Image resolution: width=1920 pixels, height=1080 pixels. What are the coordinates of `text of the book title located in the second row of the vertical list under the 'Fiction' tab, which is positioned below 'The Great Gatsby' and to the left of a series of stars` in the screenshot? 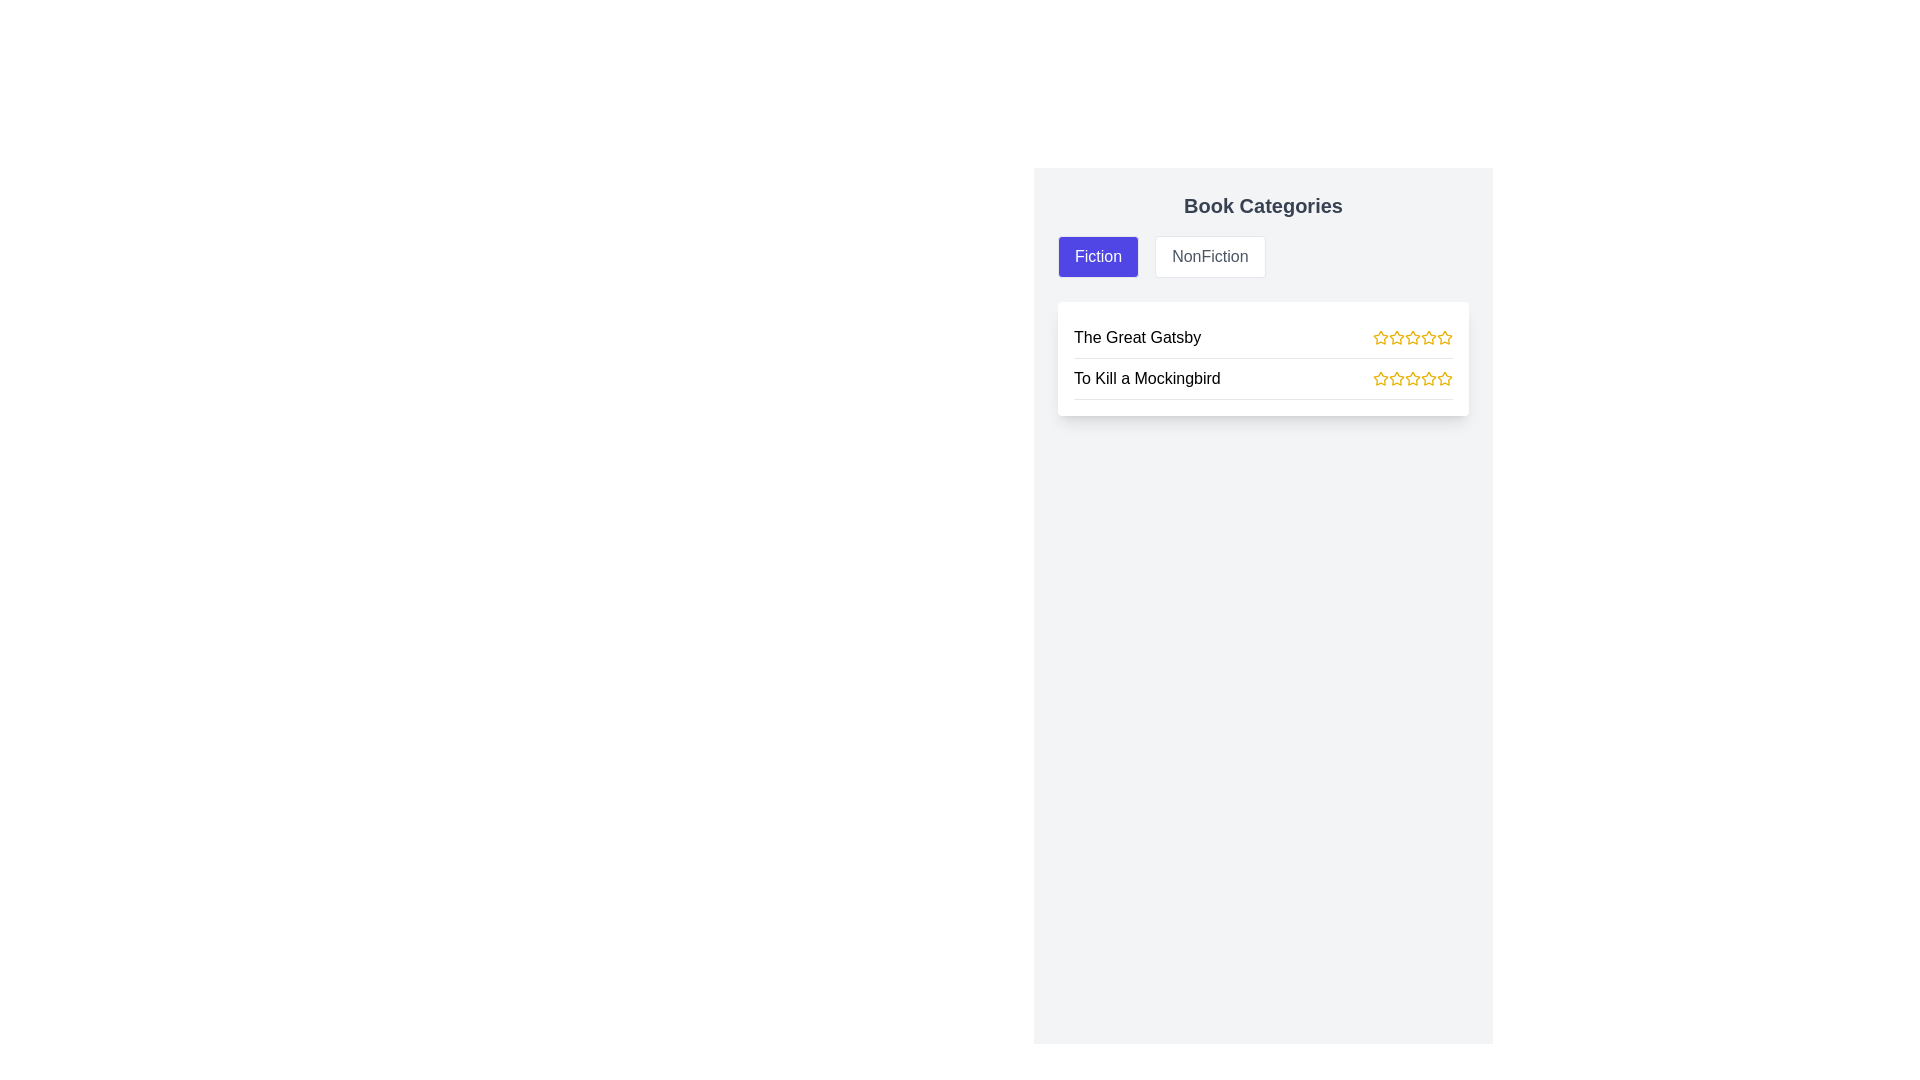 It's located at (1147, 378).